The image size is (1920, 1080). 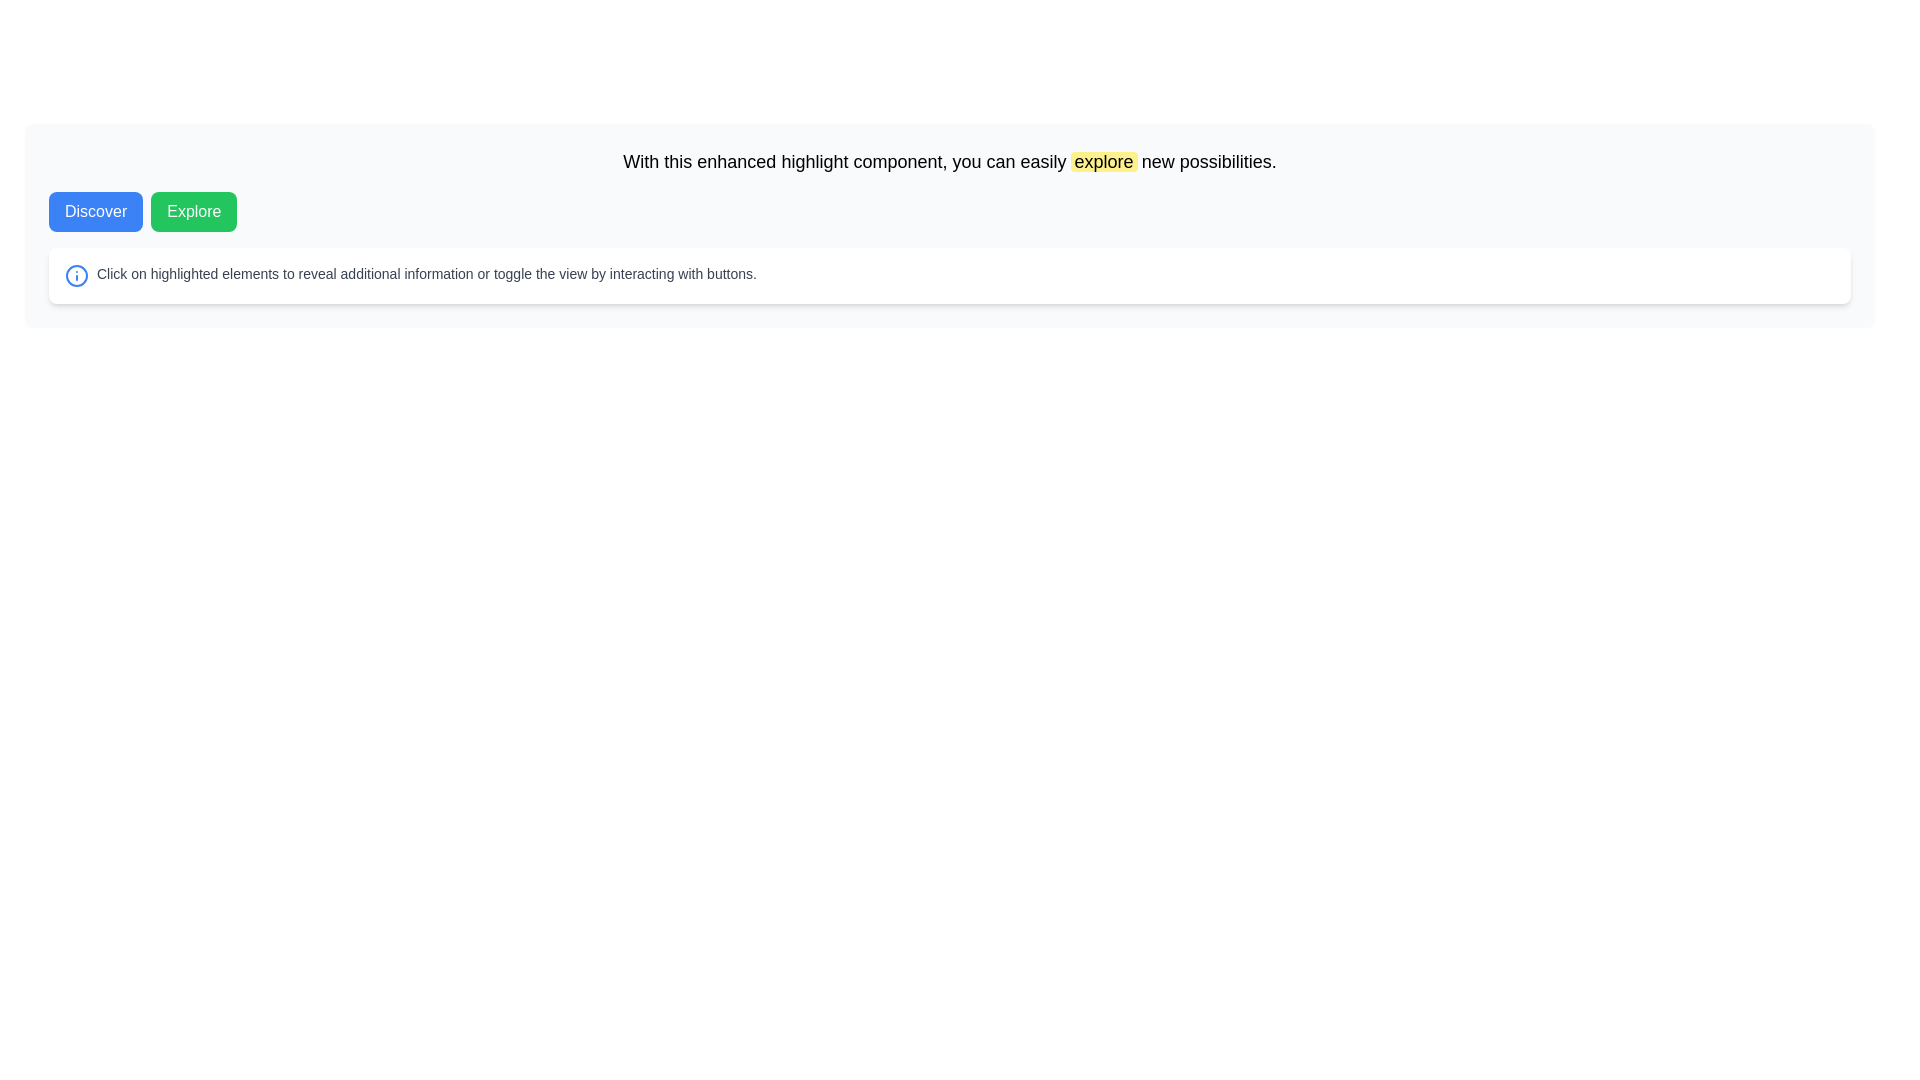 What do you see at coordinates (76, 276) in the screenshot?
I see `the blue circular SVG element, which is part of an informational icon positioned near the middle-bottom of the page` at bounding box center [76, 276].